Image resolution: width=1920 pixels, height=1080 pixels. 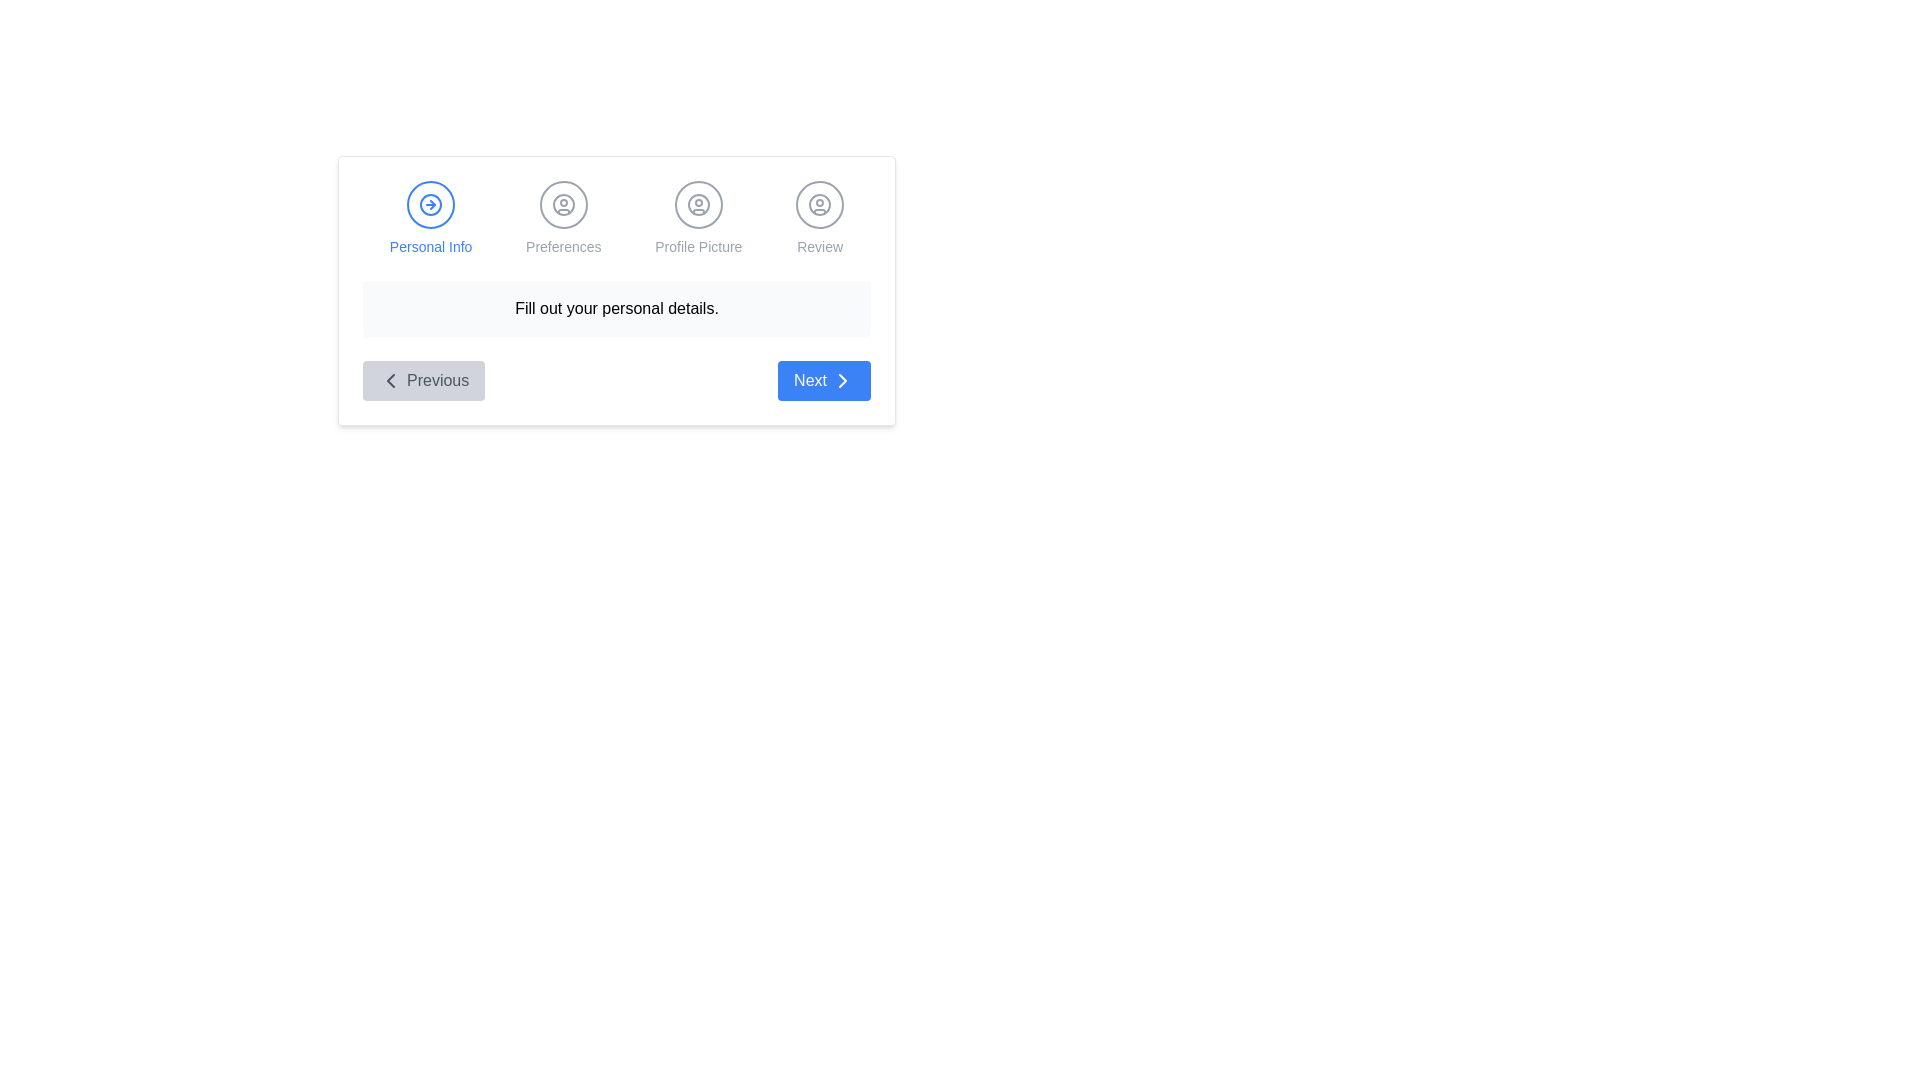 What do you see at coordinates (562, 204) in the screenshot?
I see `the outermost circle of the 'Preferences' step indicator in the horizontal step navigation component` at bounding box center [562, 204].